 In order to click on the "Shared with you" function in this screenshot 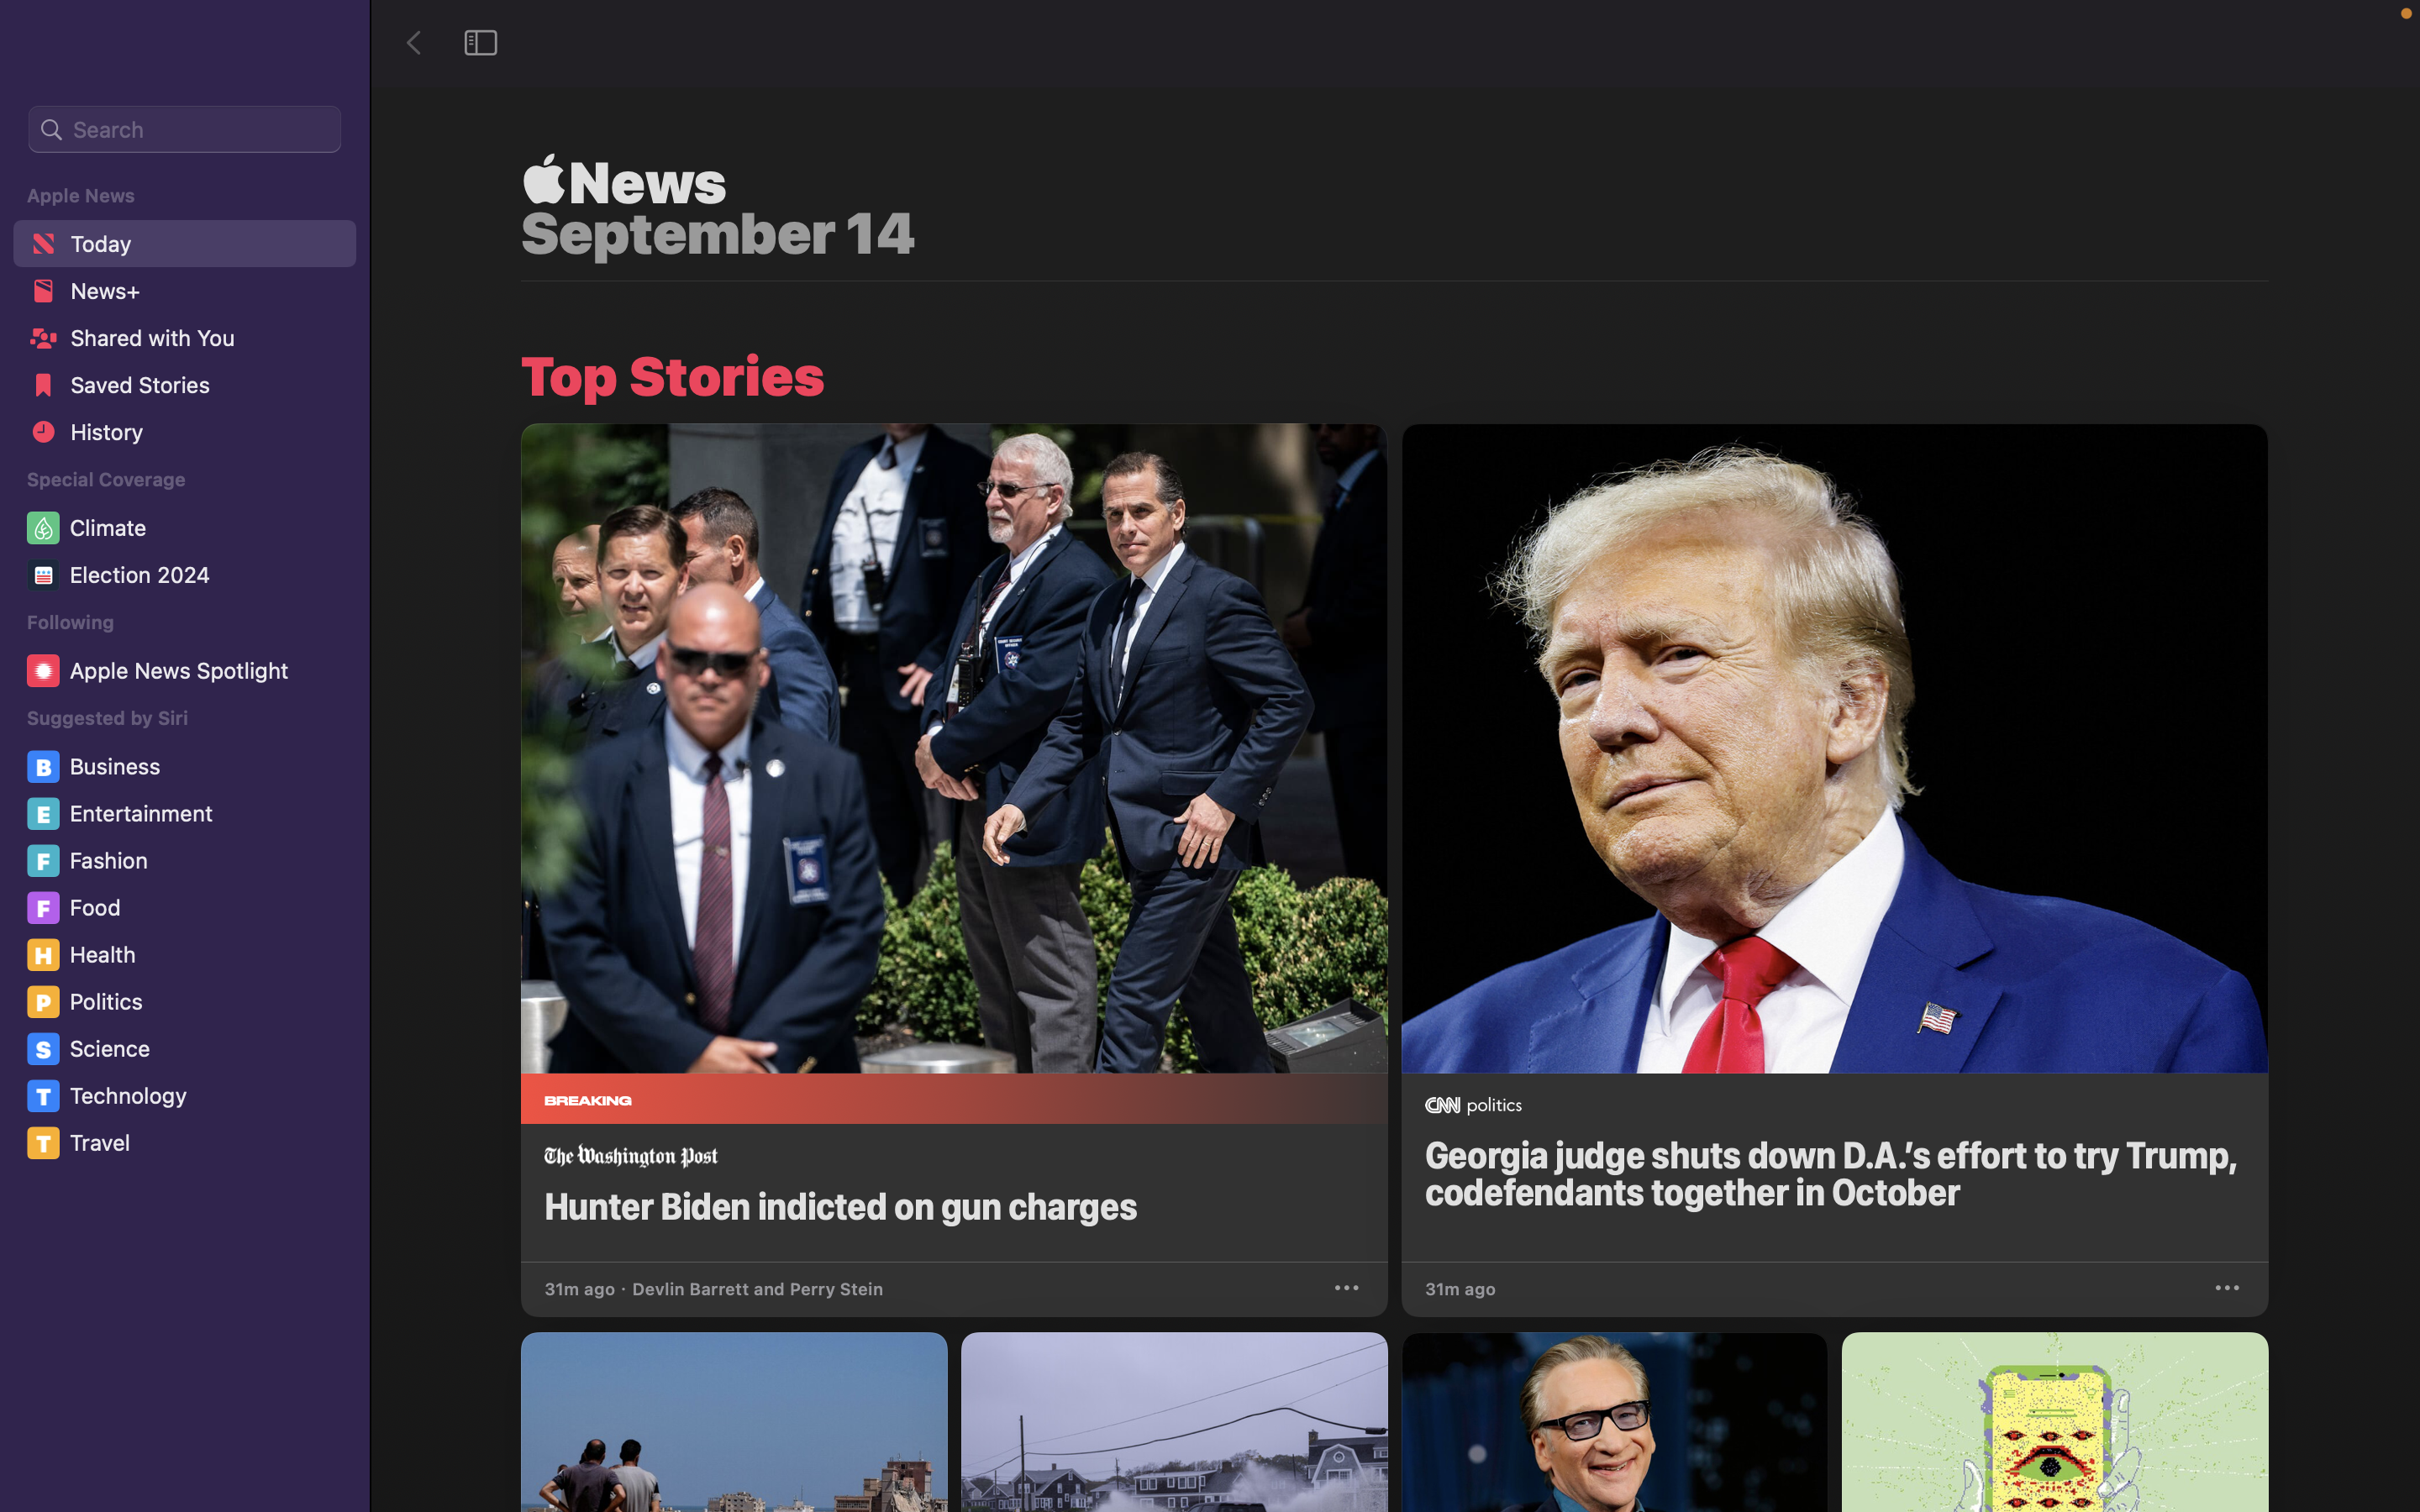, I will do `click(181, 343)`.